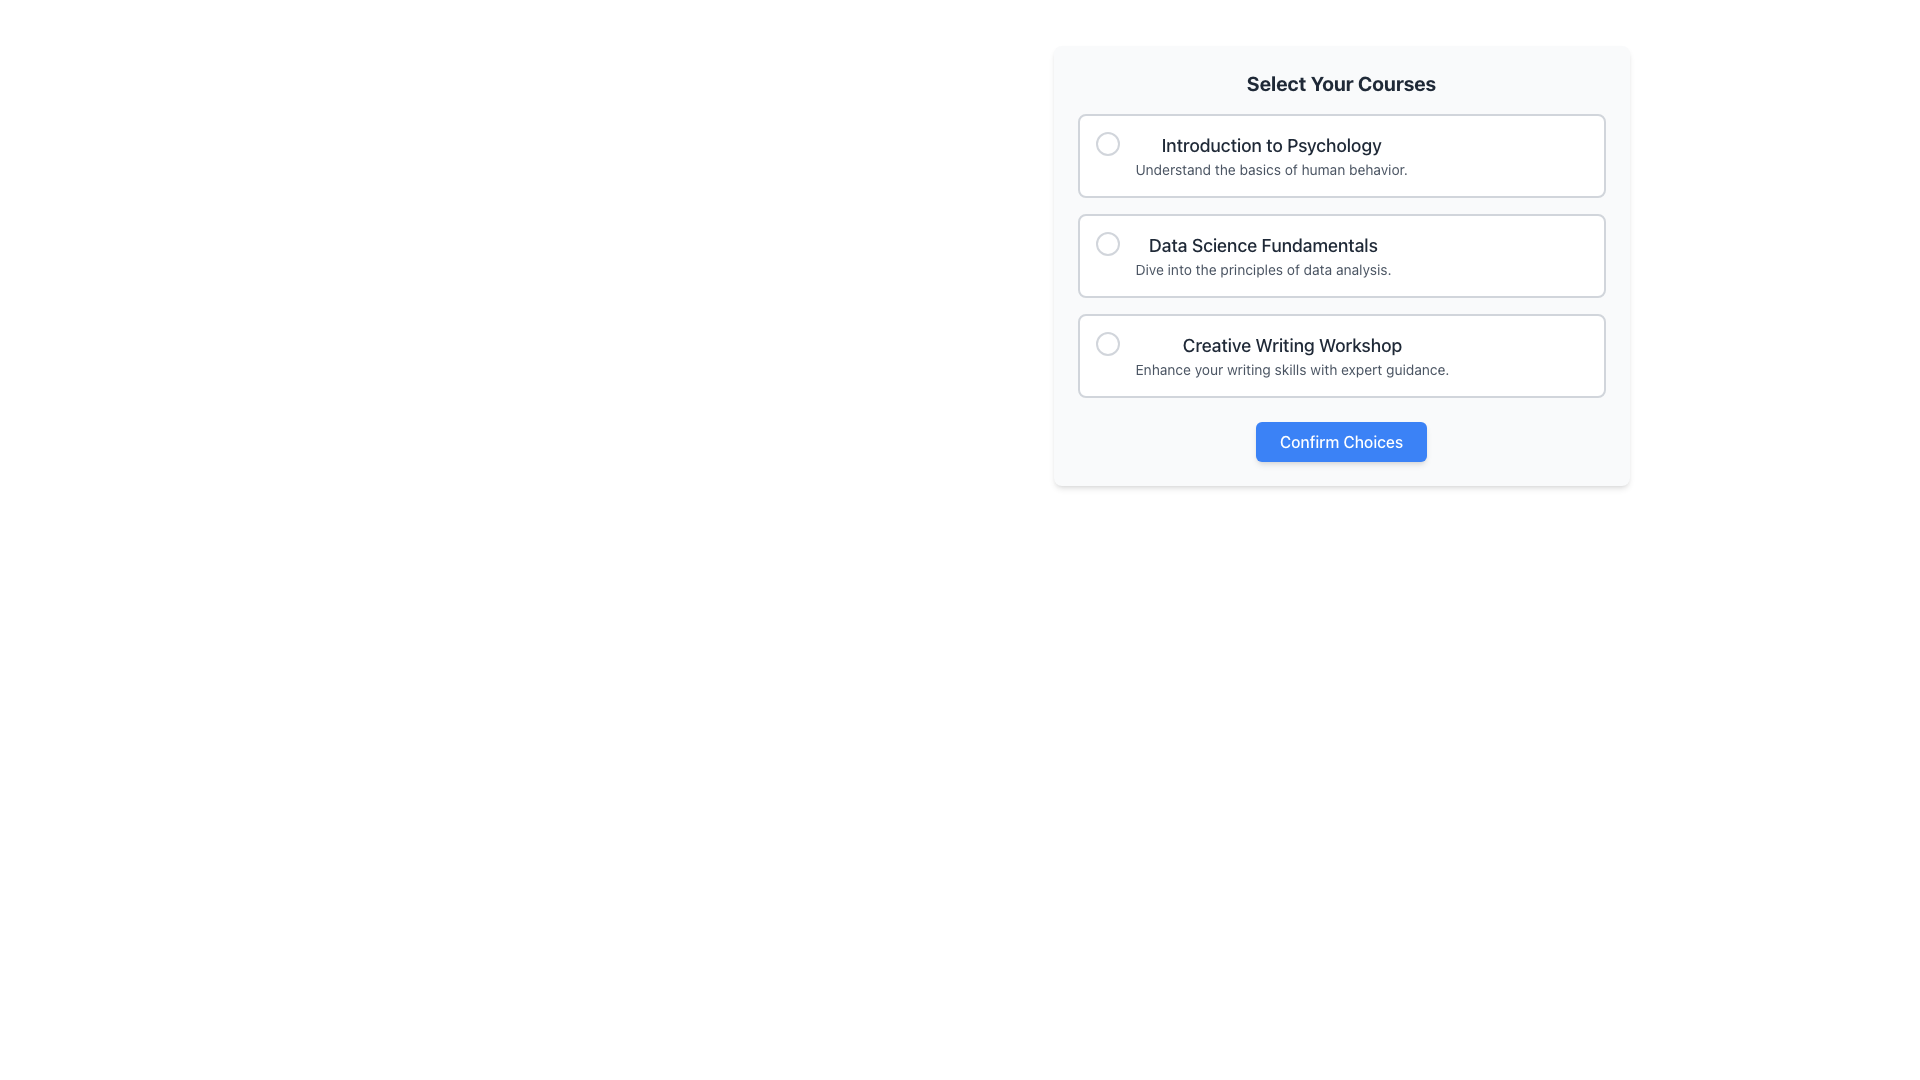  What do you see at coordinates (1106, 242) in the screenshot?
I see `the checkbox which is a small circular component with a white background and gray border, located` at bounding box center [1106, 242].